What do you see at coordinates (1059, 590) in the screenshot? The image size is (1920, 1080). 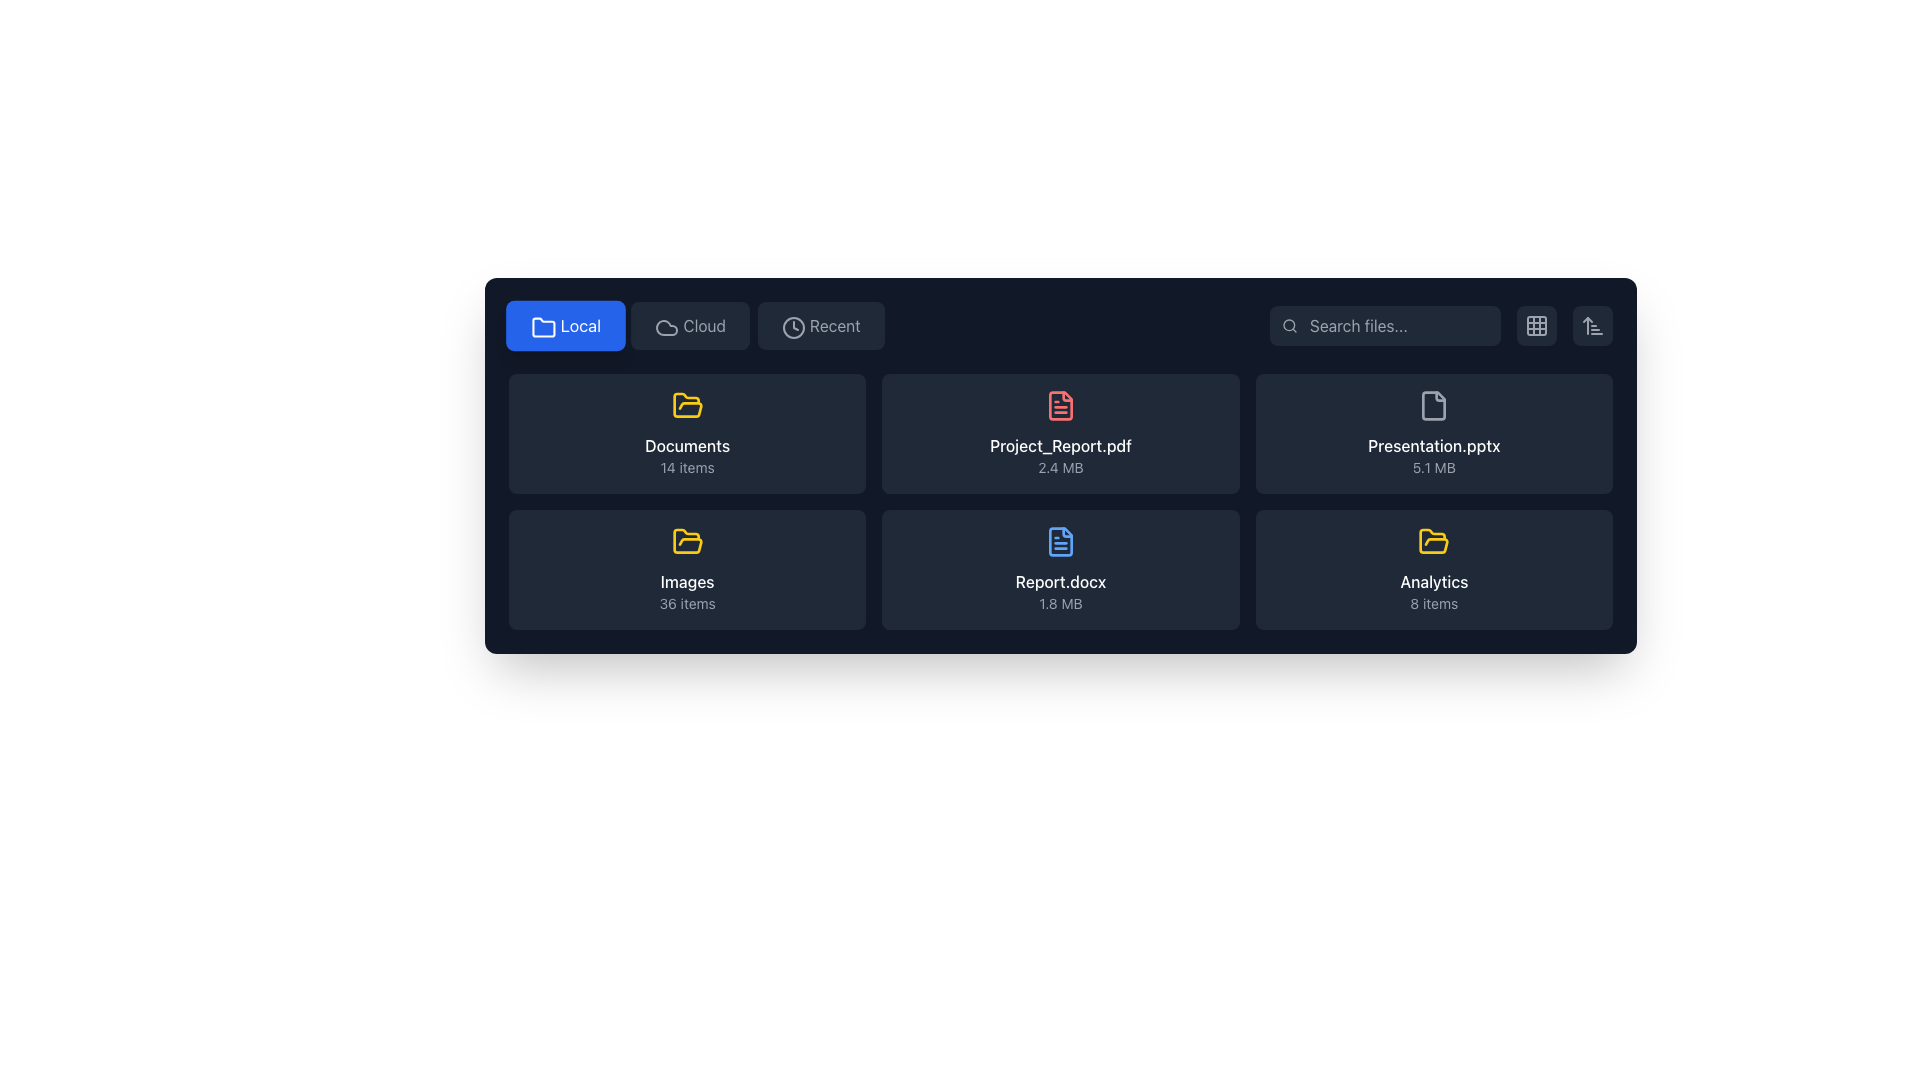 I see `the Text label displaying 'Report.docx' and '1.8 MB' in the middle row, second column of the file preview grid` at bounding box center [1059, 590].